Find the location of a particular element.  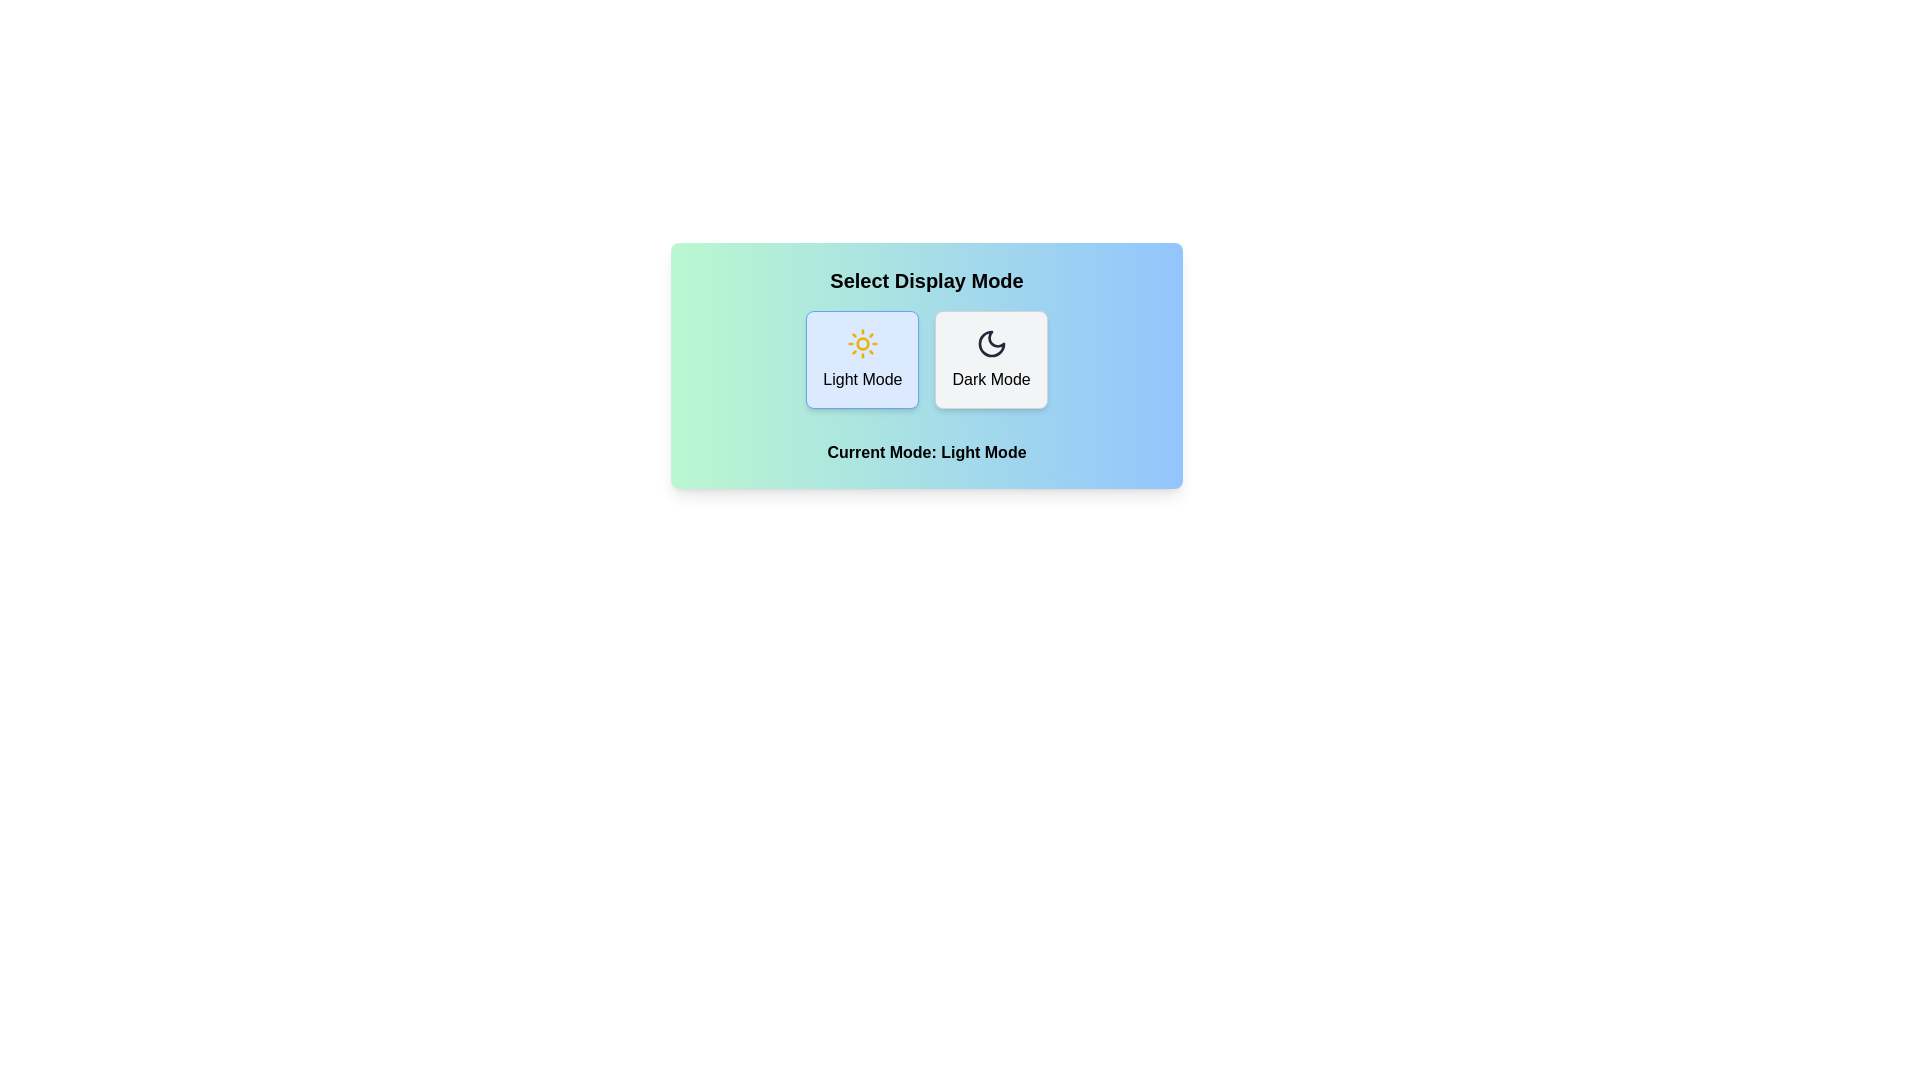

the button corresponding to the desired theme mode: Light Mode is located at coordinates (862, 358).